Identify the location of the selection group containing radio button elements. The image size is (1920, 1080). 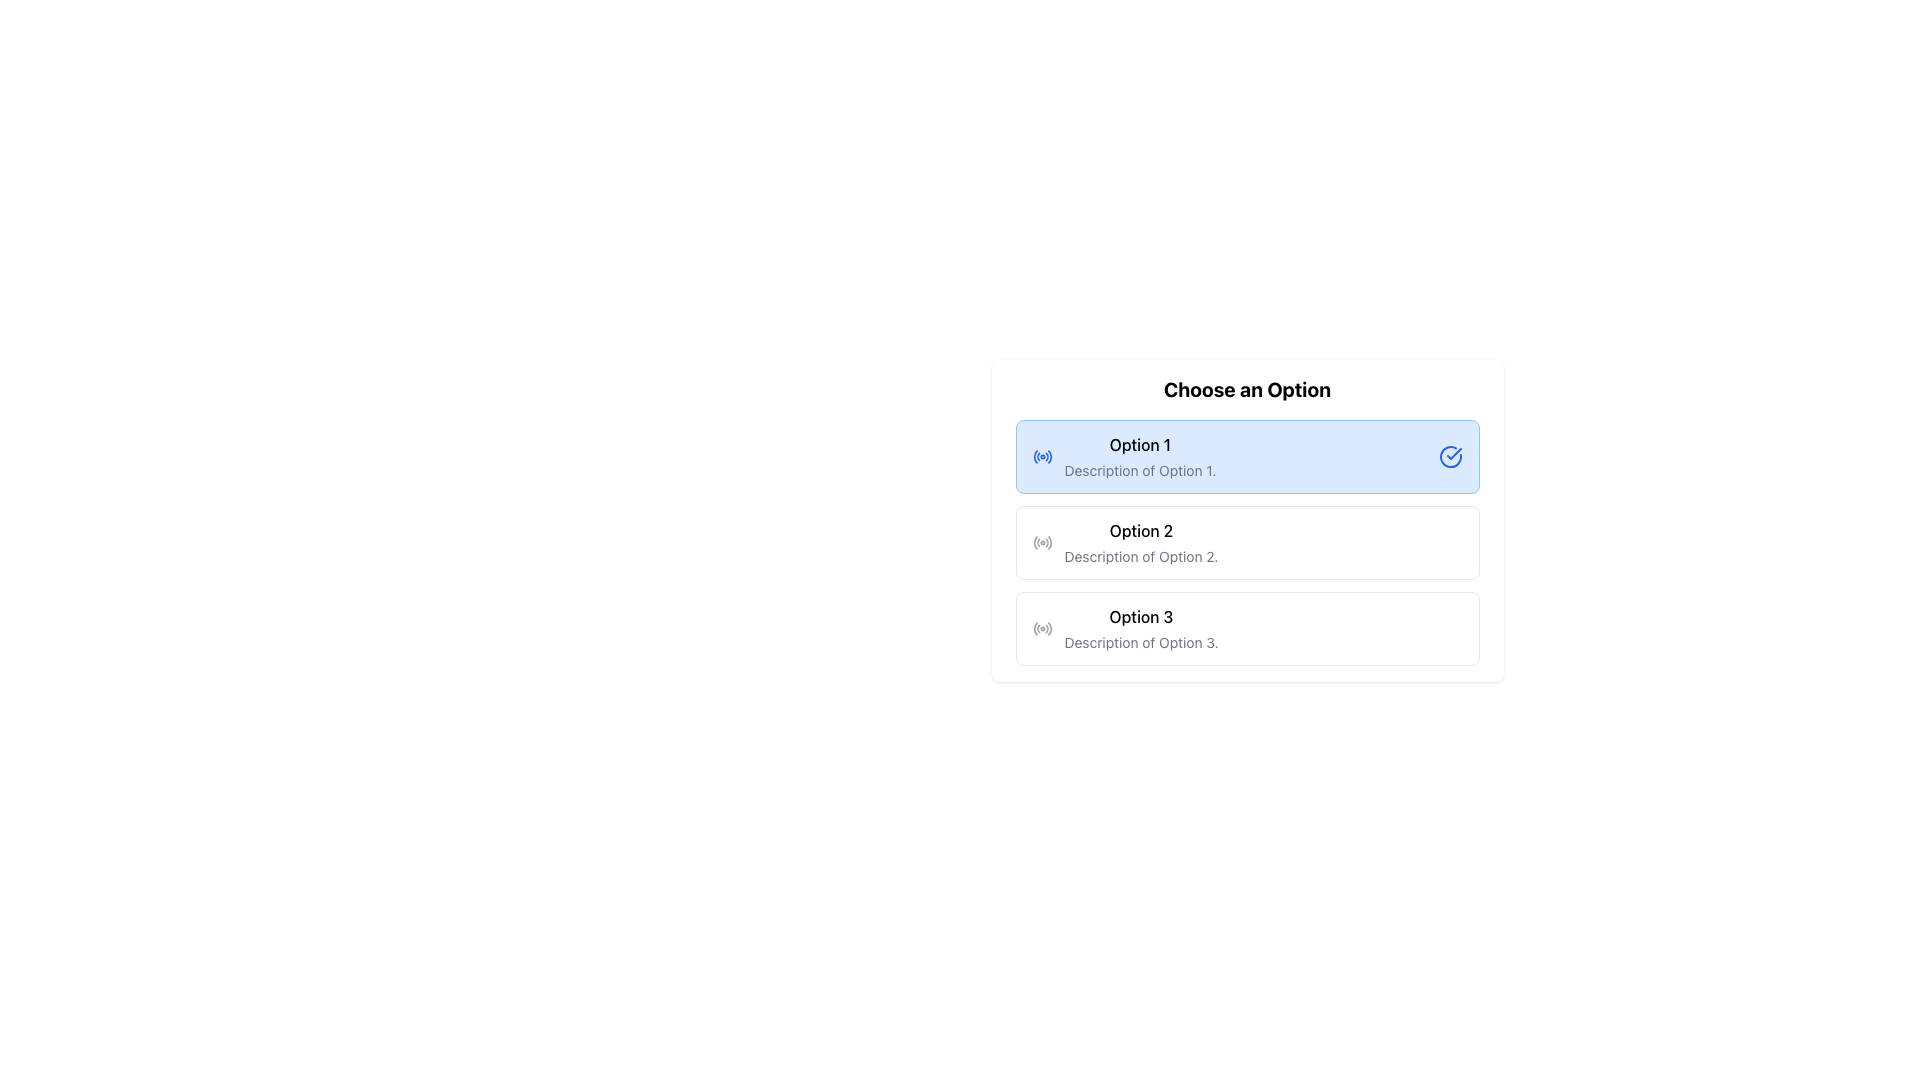
(1246, 519).